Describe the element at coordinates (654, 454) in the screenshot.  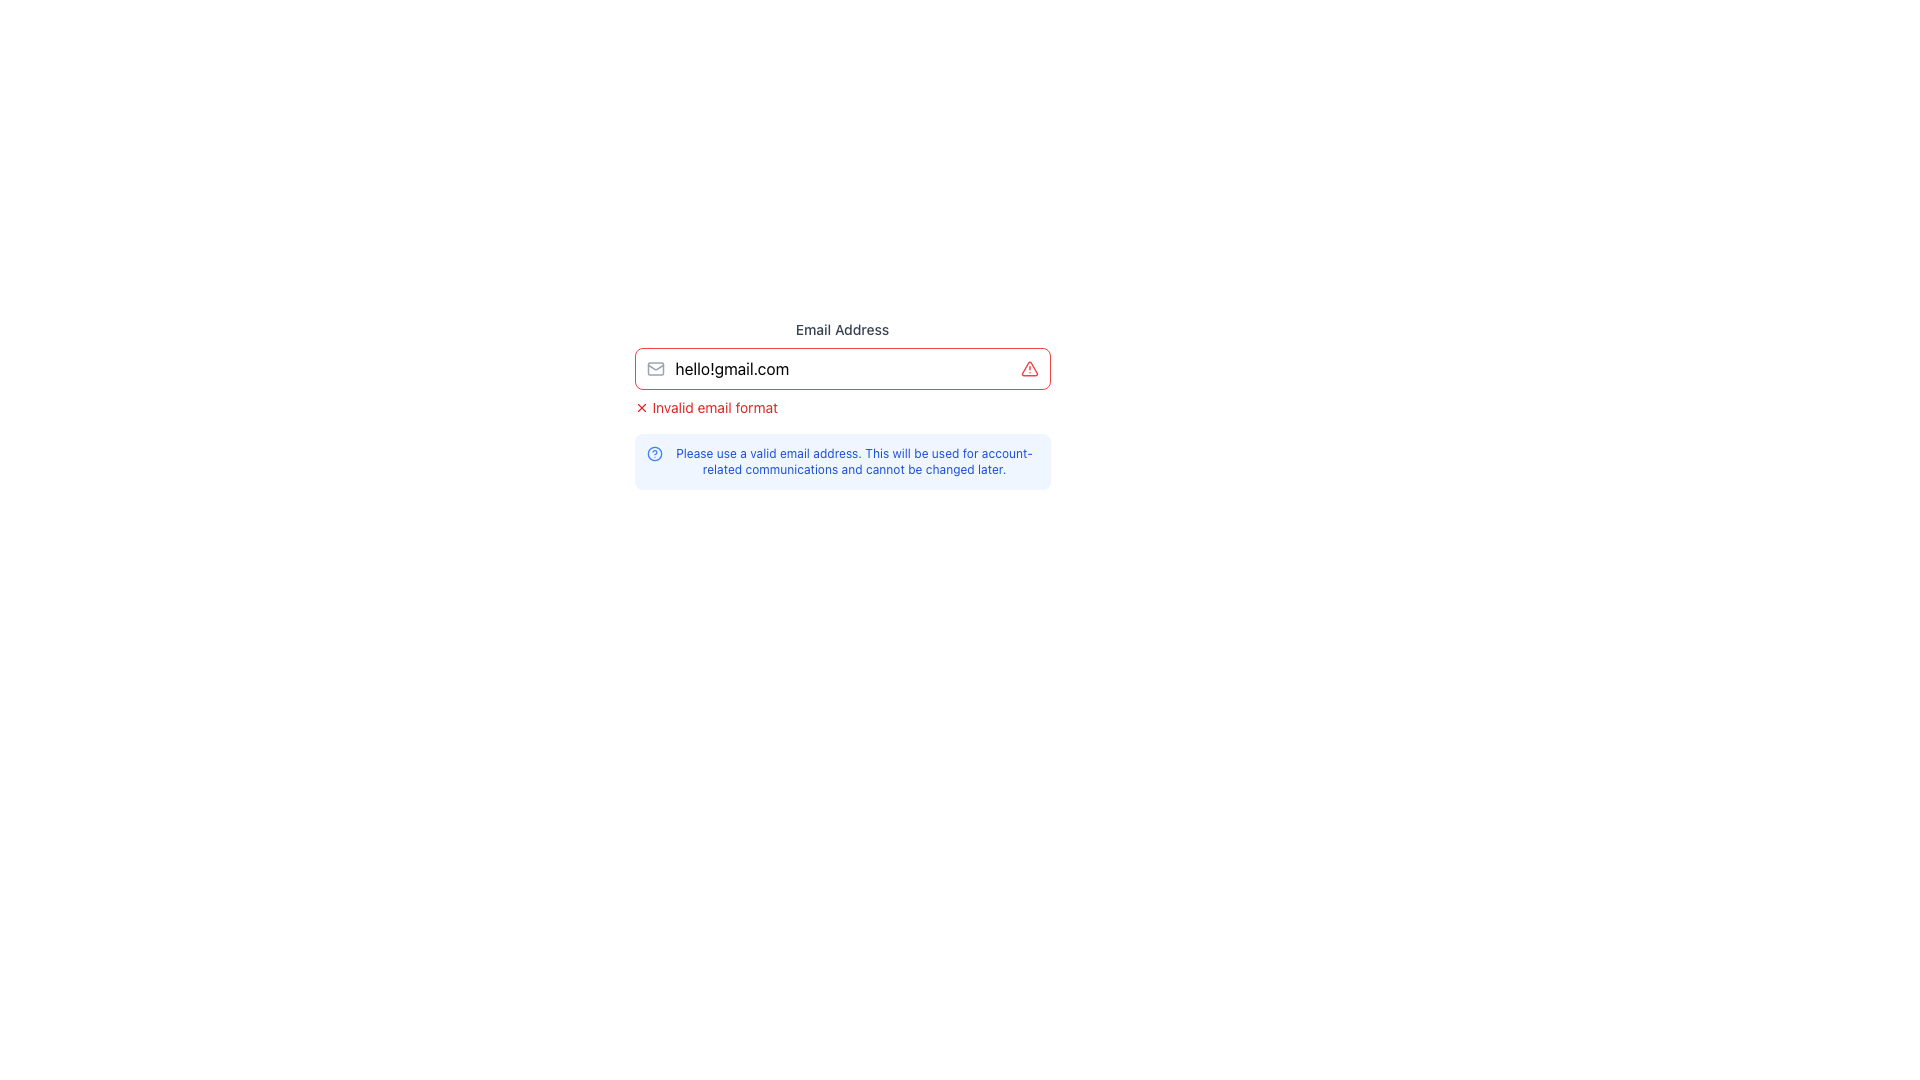
I see `the circular icon with a blue outline and a question mark symbol, located to the left of the message box stating 'Please use a valid email address.'` at that location.